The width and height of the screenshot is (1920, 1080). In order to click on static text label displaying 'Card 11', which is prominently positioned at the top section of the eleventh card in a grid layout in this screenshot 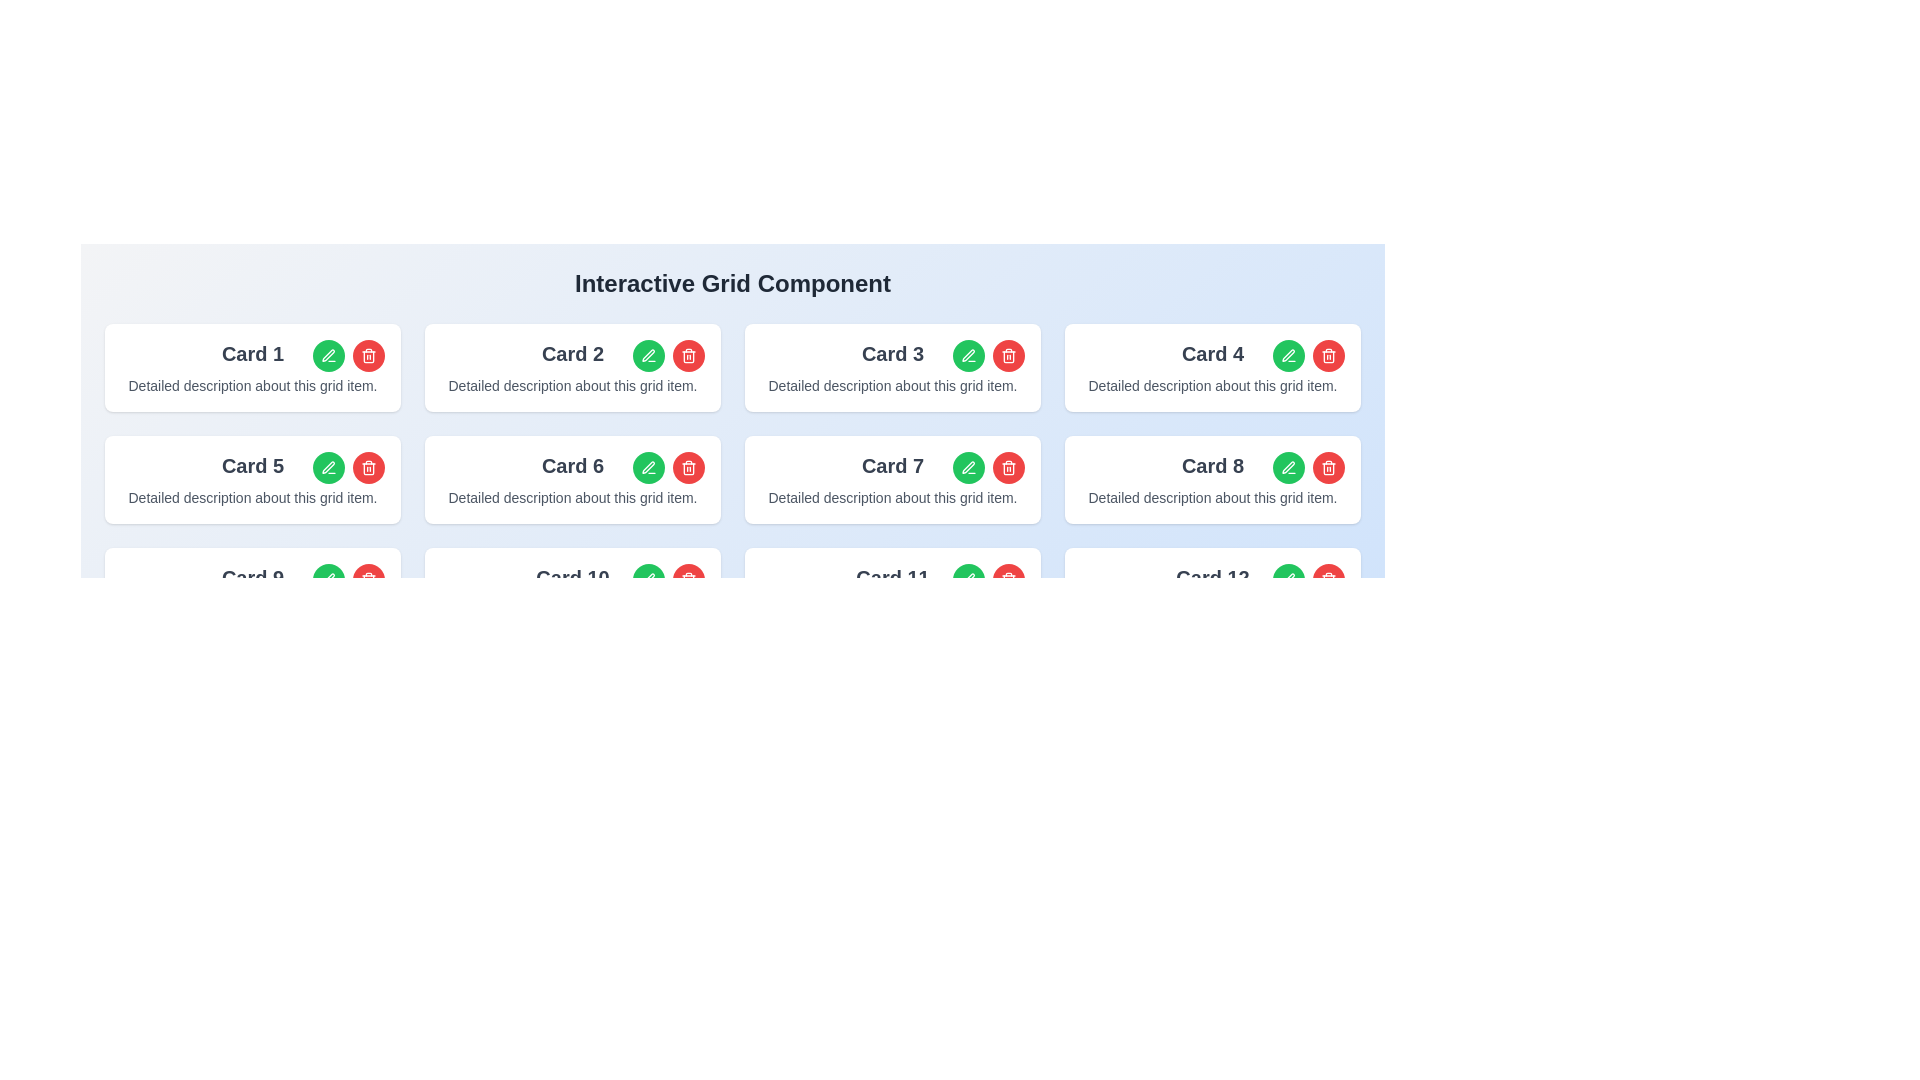, I will do `click(891, 578)`.